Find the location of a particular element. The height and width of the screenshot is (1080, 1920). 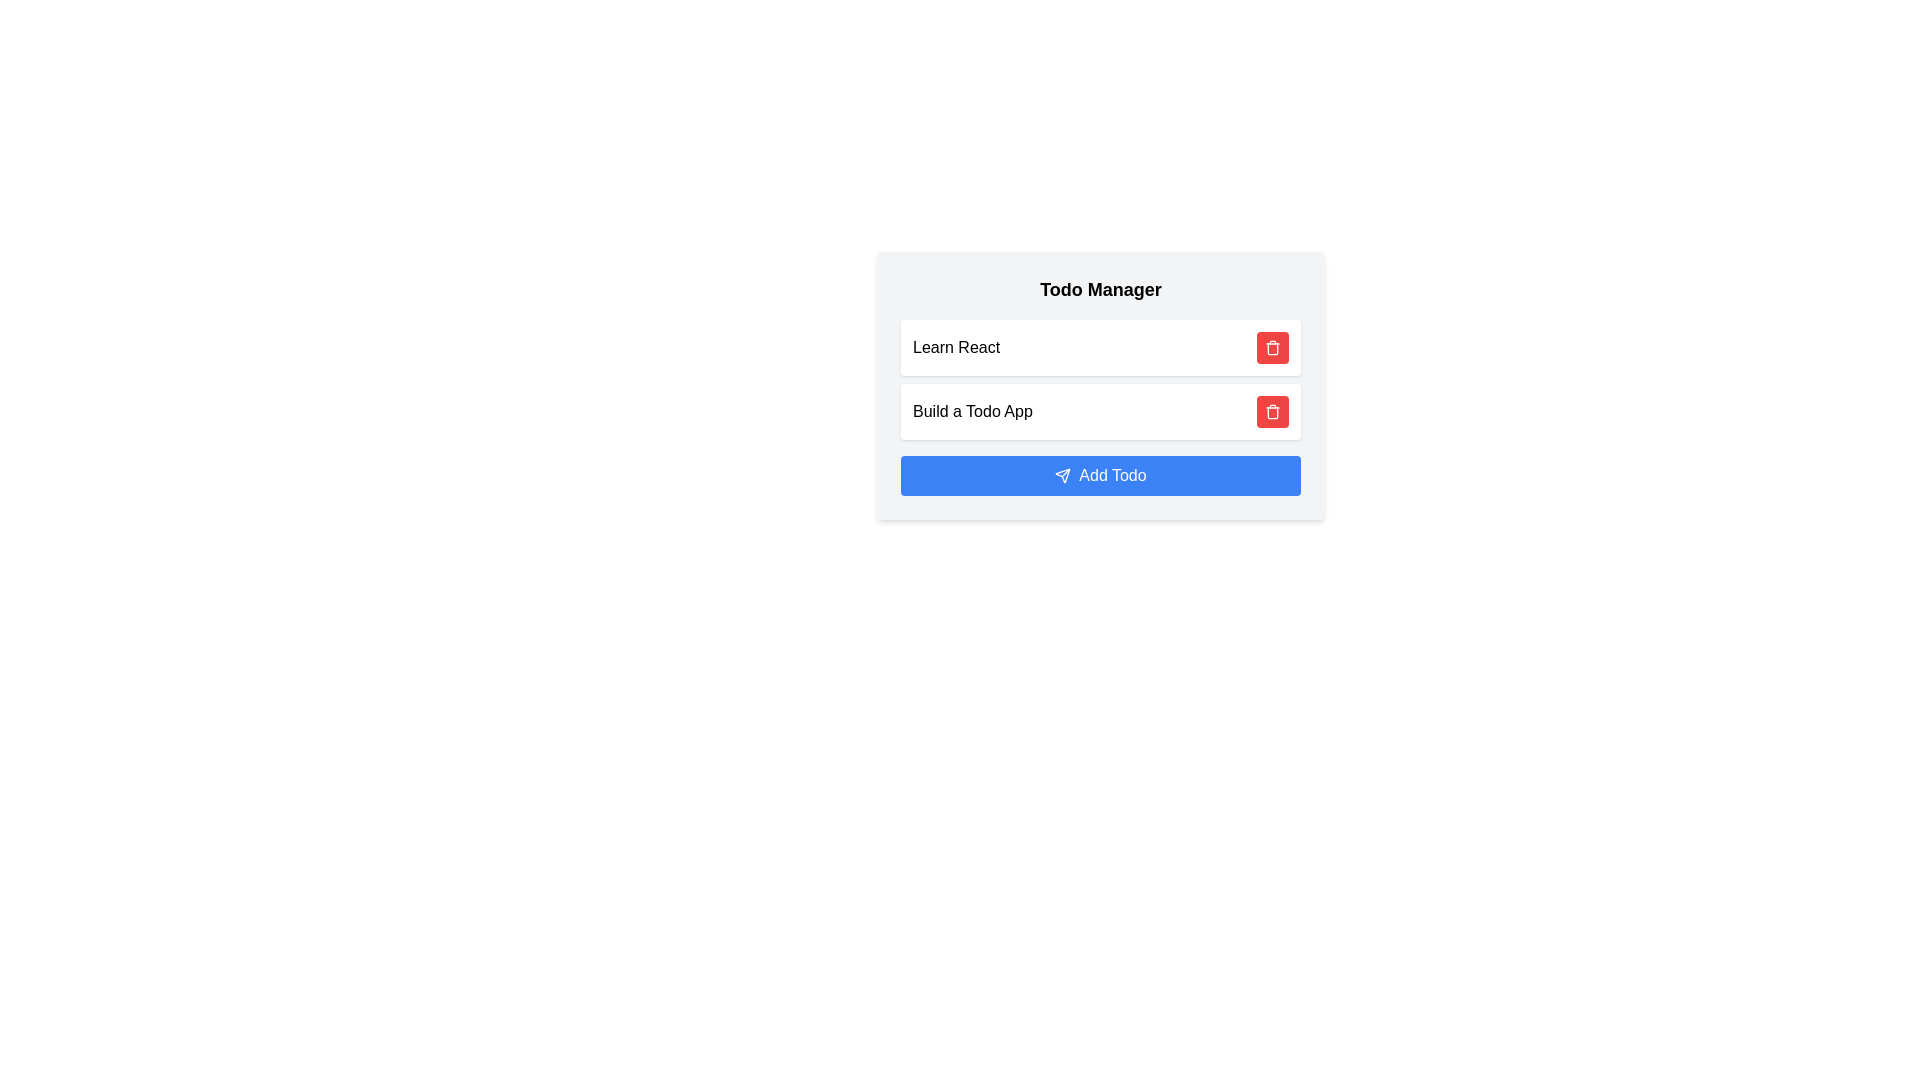

the red delete button with a trash can icon, located on the right side of the row displaying 'Build a Todo App', which is part of the second item in the Todo Manager section is located at coordinates (1271, 411).